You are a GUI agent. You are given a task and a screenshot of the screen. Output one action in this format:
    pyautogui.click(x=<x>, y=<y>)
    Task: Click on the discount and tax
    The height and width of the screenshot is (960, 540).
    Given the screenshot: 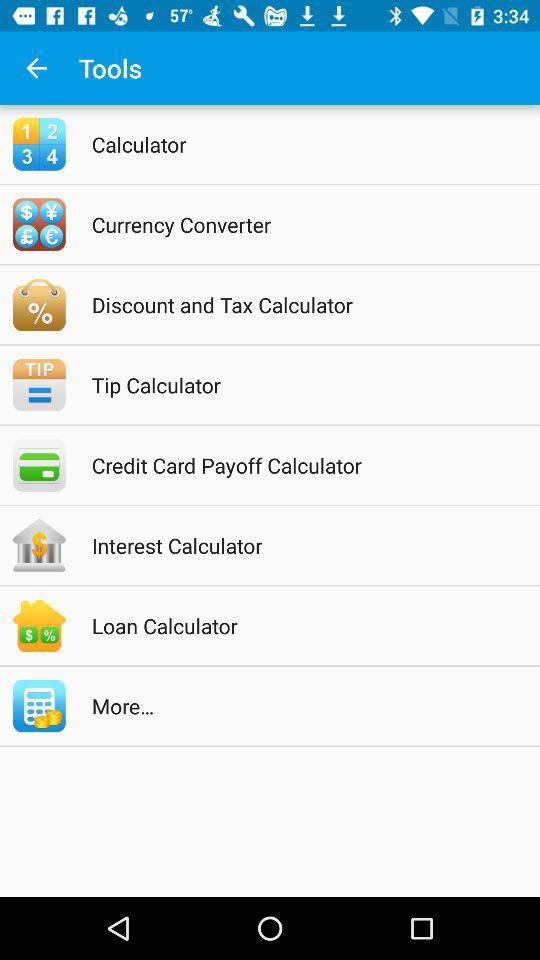 What is the action you would take?
    pyautogui.click(x=295, y=304)
    